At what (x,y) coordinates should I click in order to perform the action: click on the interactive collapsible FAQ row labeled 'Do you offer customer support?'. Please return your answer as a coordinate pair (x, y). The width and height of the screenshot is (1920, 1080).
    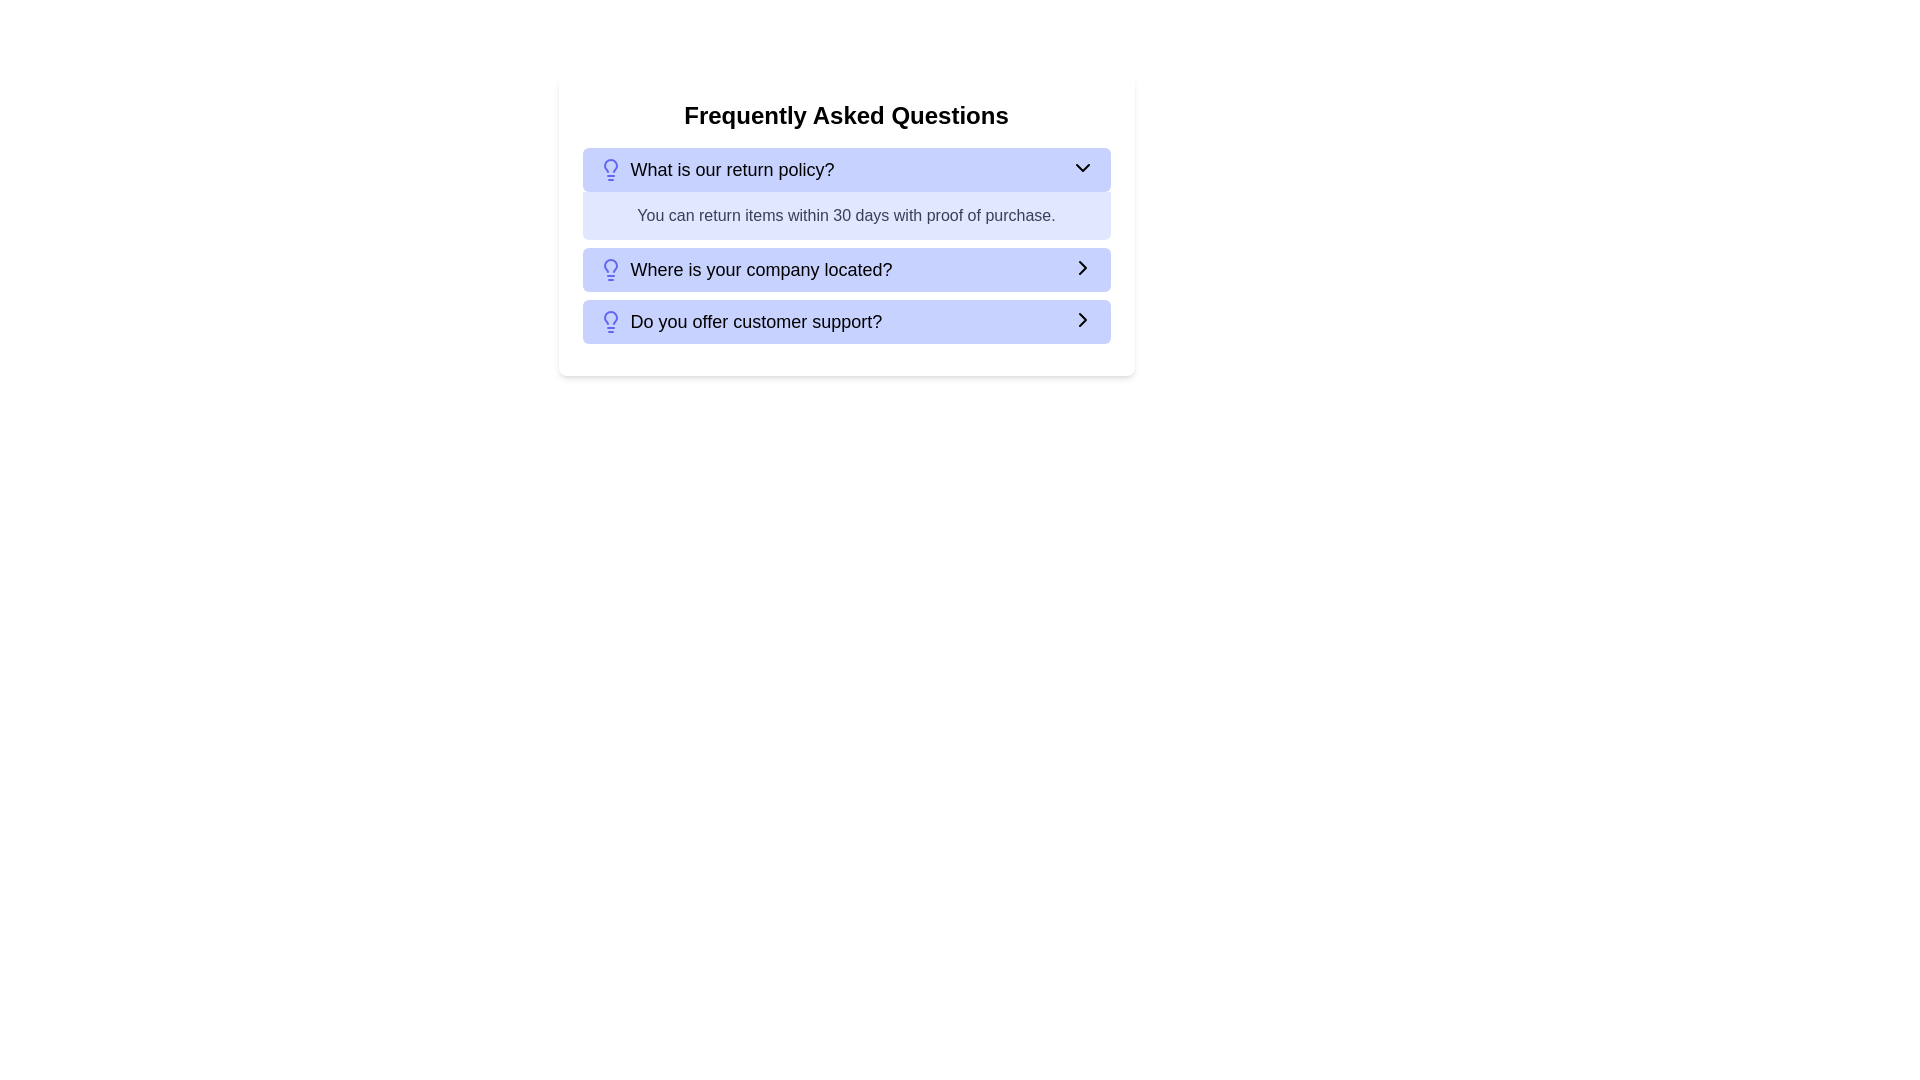
    Looking at the image, I should click on (846, 320).